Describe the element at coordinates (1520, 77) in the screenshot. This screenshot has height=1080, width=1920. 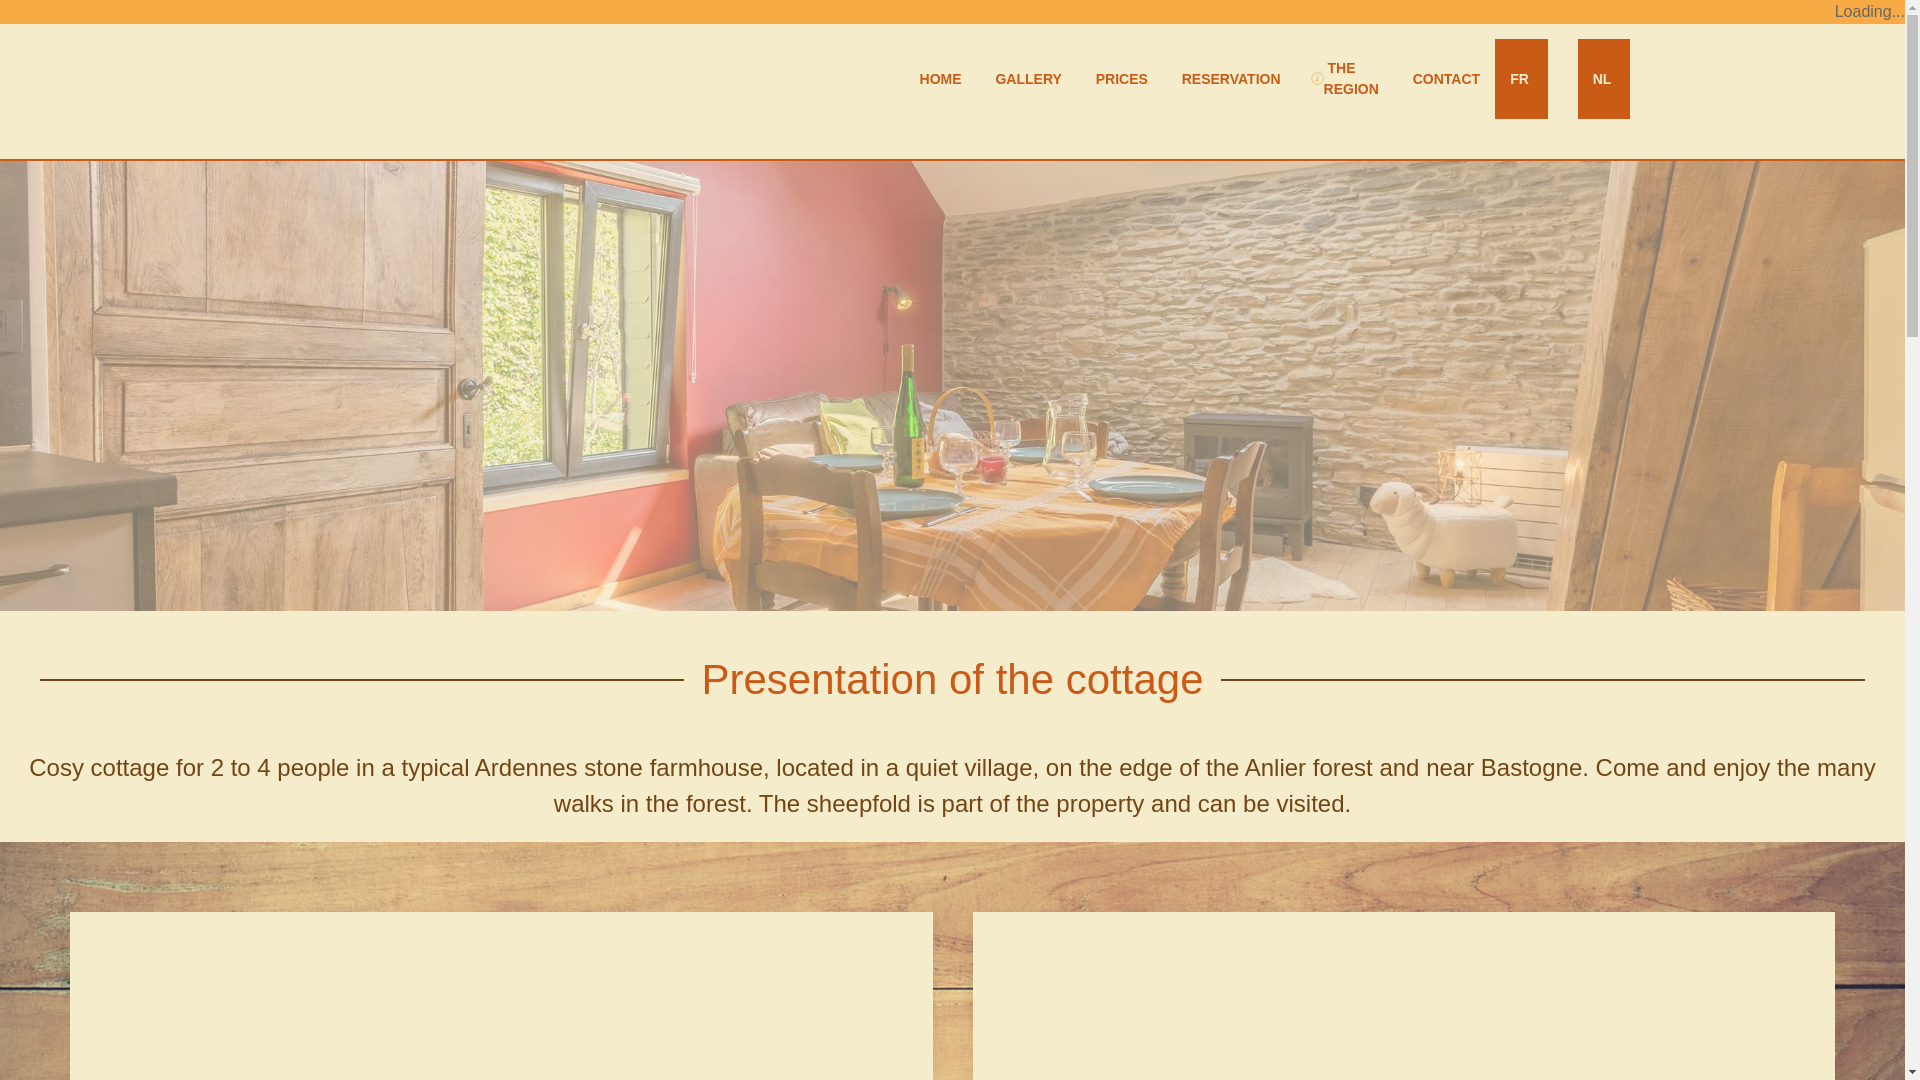
I see `'FR '` at that location.